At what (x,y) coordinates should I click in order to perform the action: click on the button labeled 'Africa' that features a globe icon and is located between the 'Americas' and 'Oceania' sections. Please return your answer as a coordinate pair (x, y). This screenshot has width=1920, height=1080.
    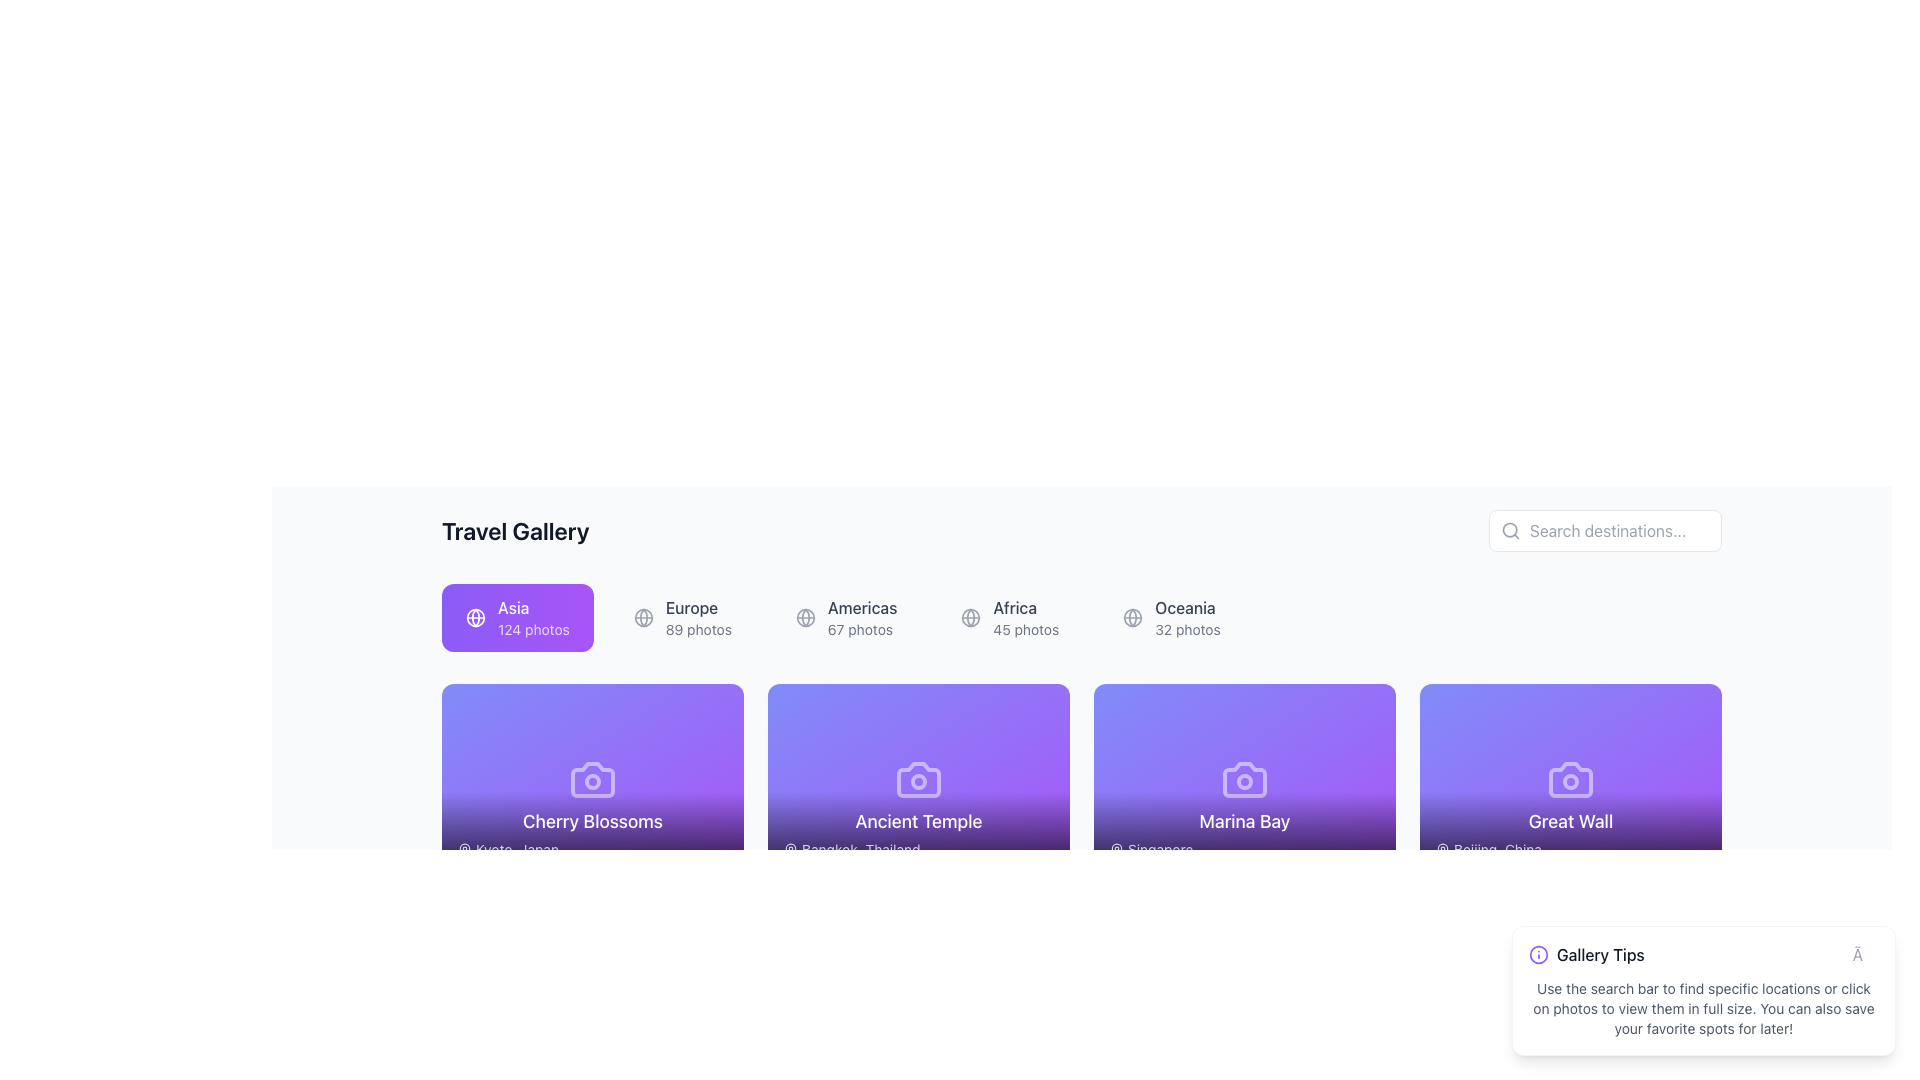
    Looking at the image, I should click on (1010, 616).